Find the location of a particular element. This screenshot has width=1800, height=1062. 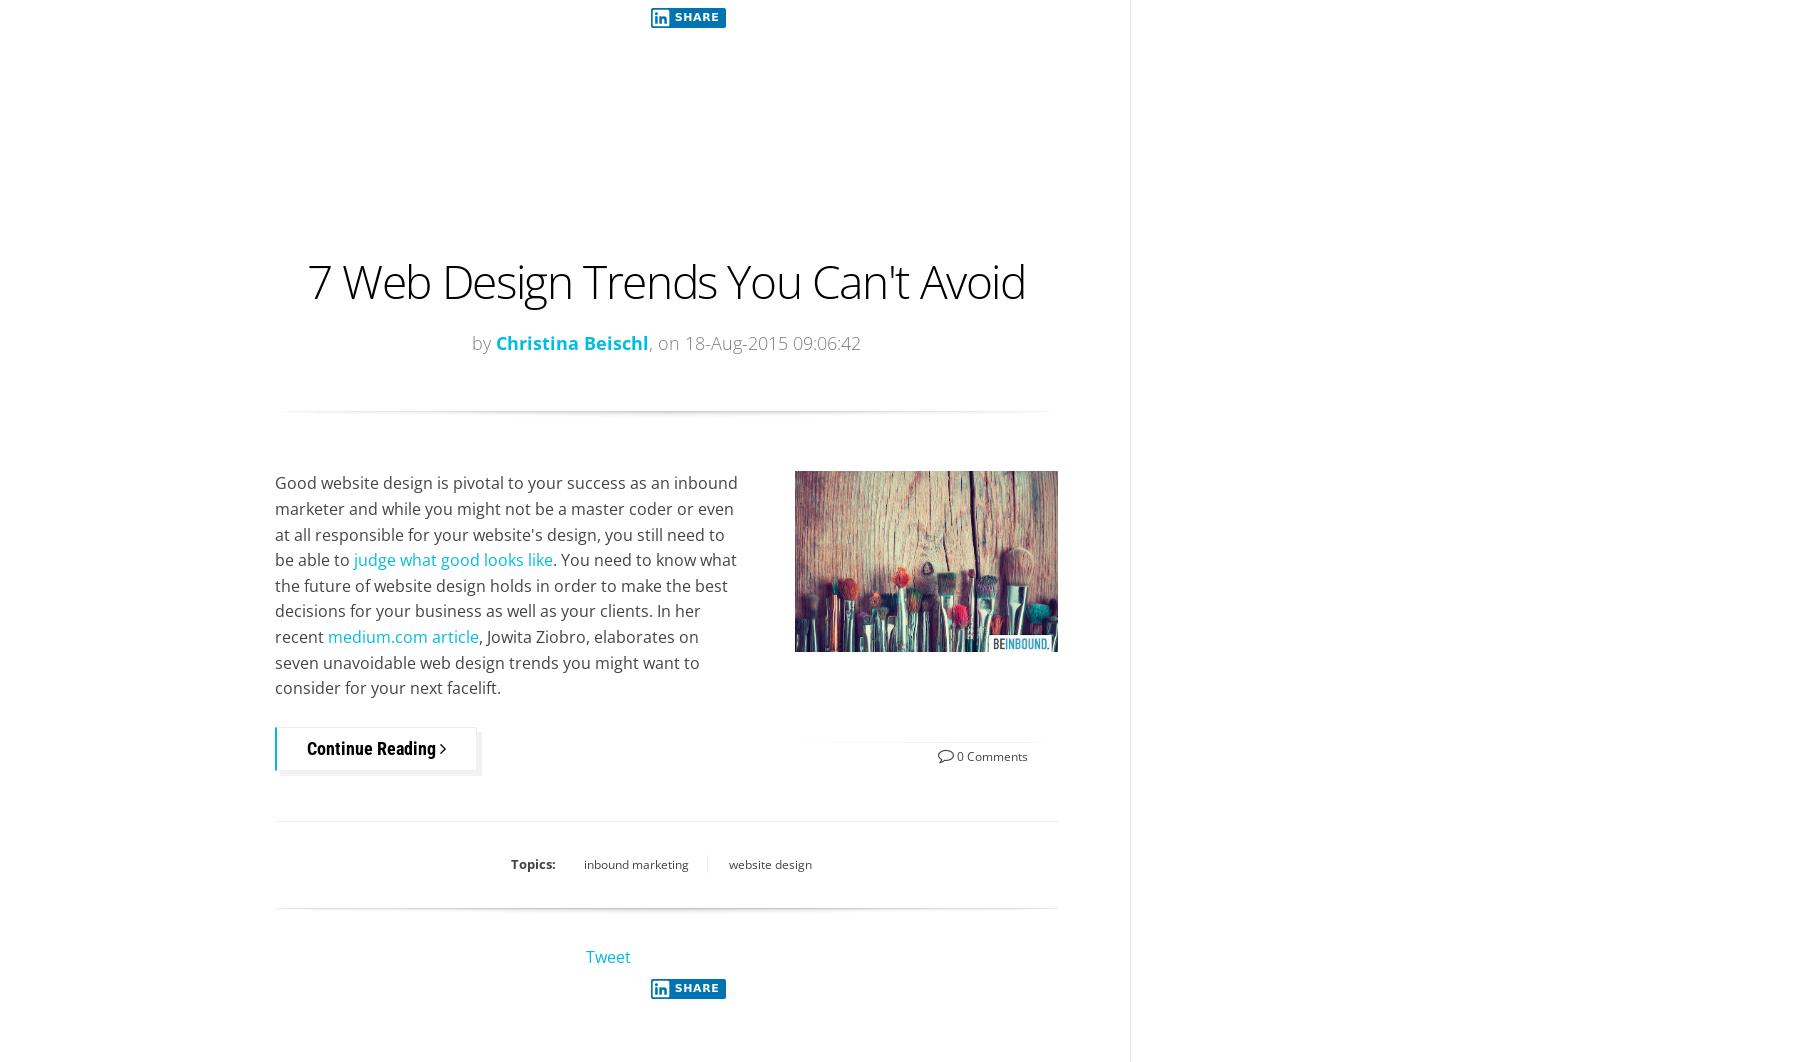

'Christina Beischl' is located at coordinates (571, 342).